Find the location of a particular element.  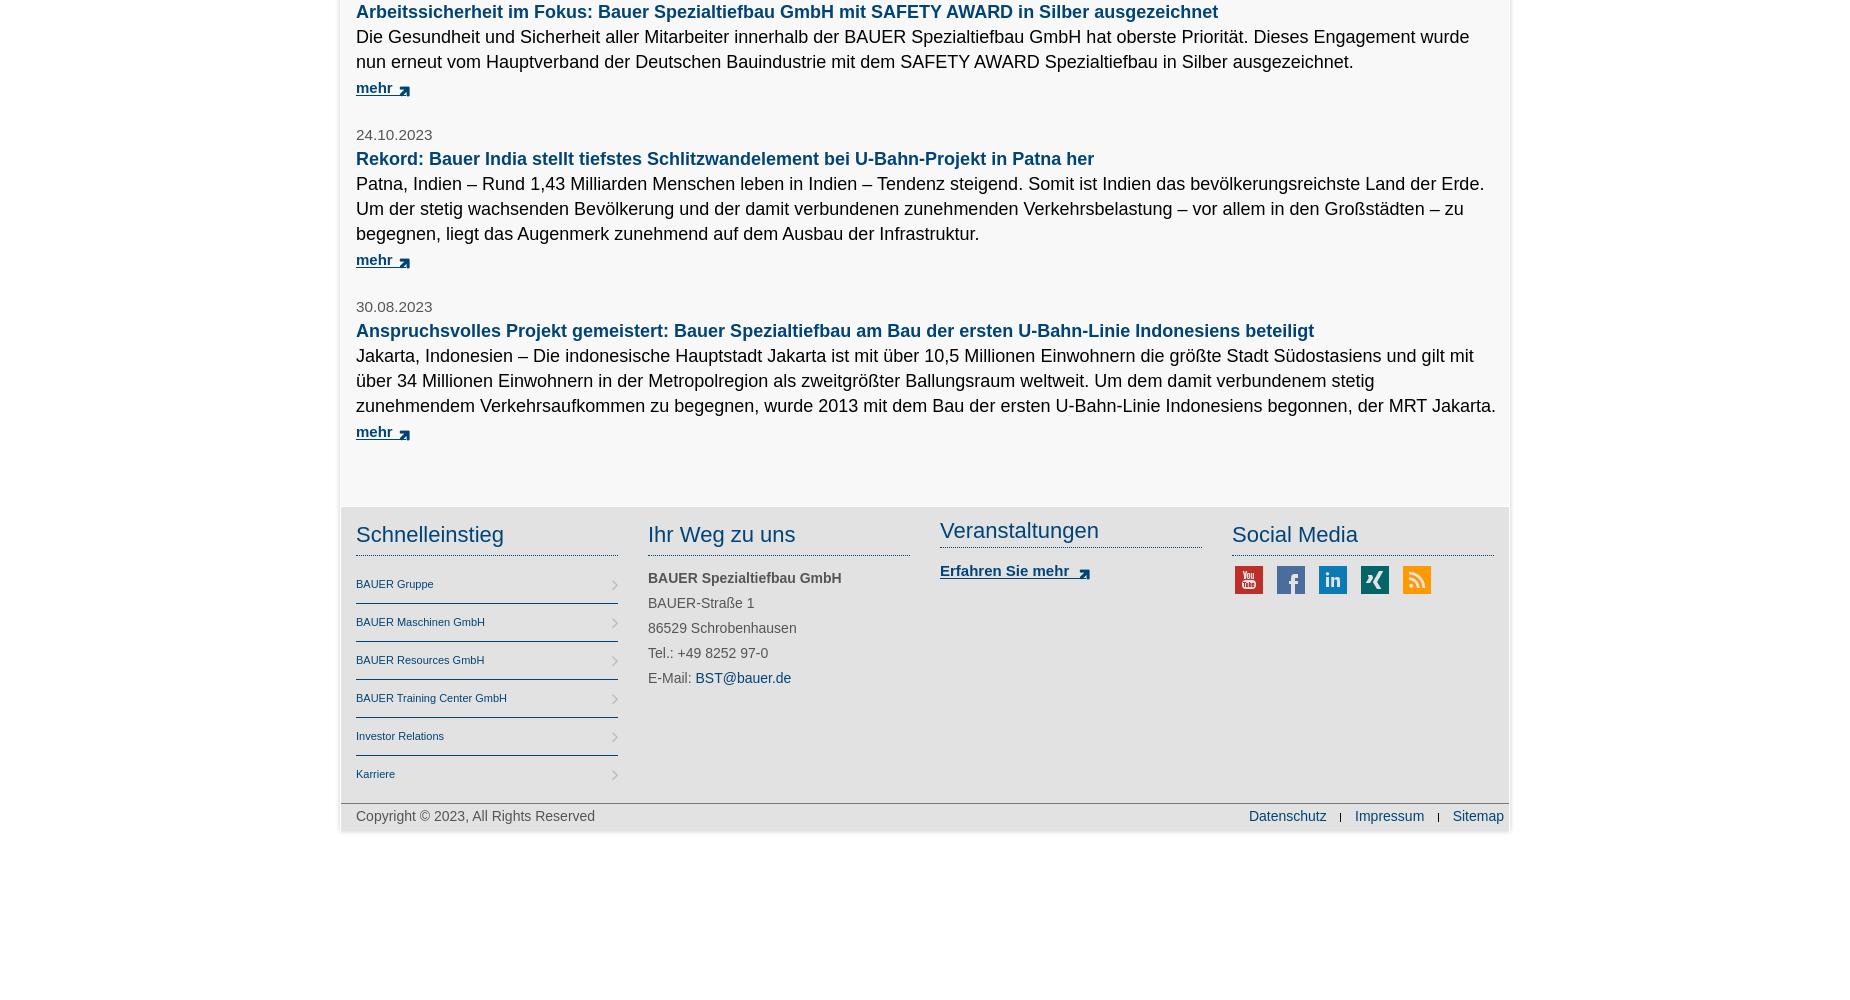

'BAUER Gruppe' is located at coordinates (354, 583).